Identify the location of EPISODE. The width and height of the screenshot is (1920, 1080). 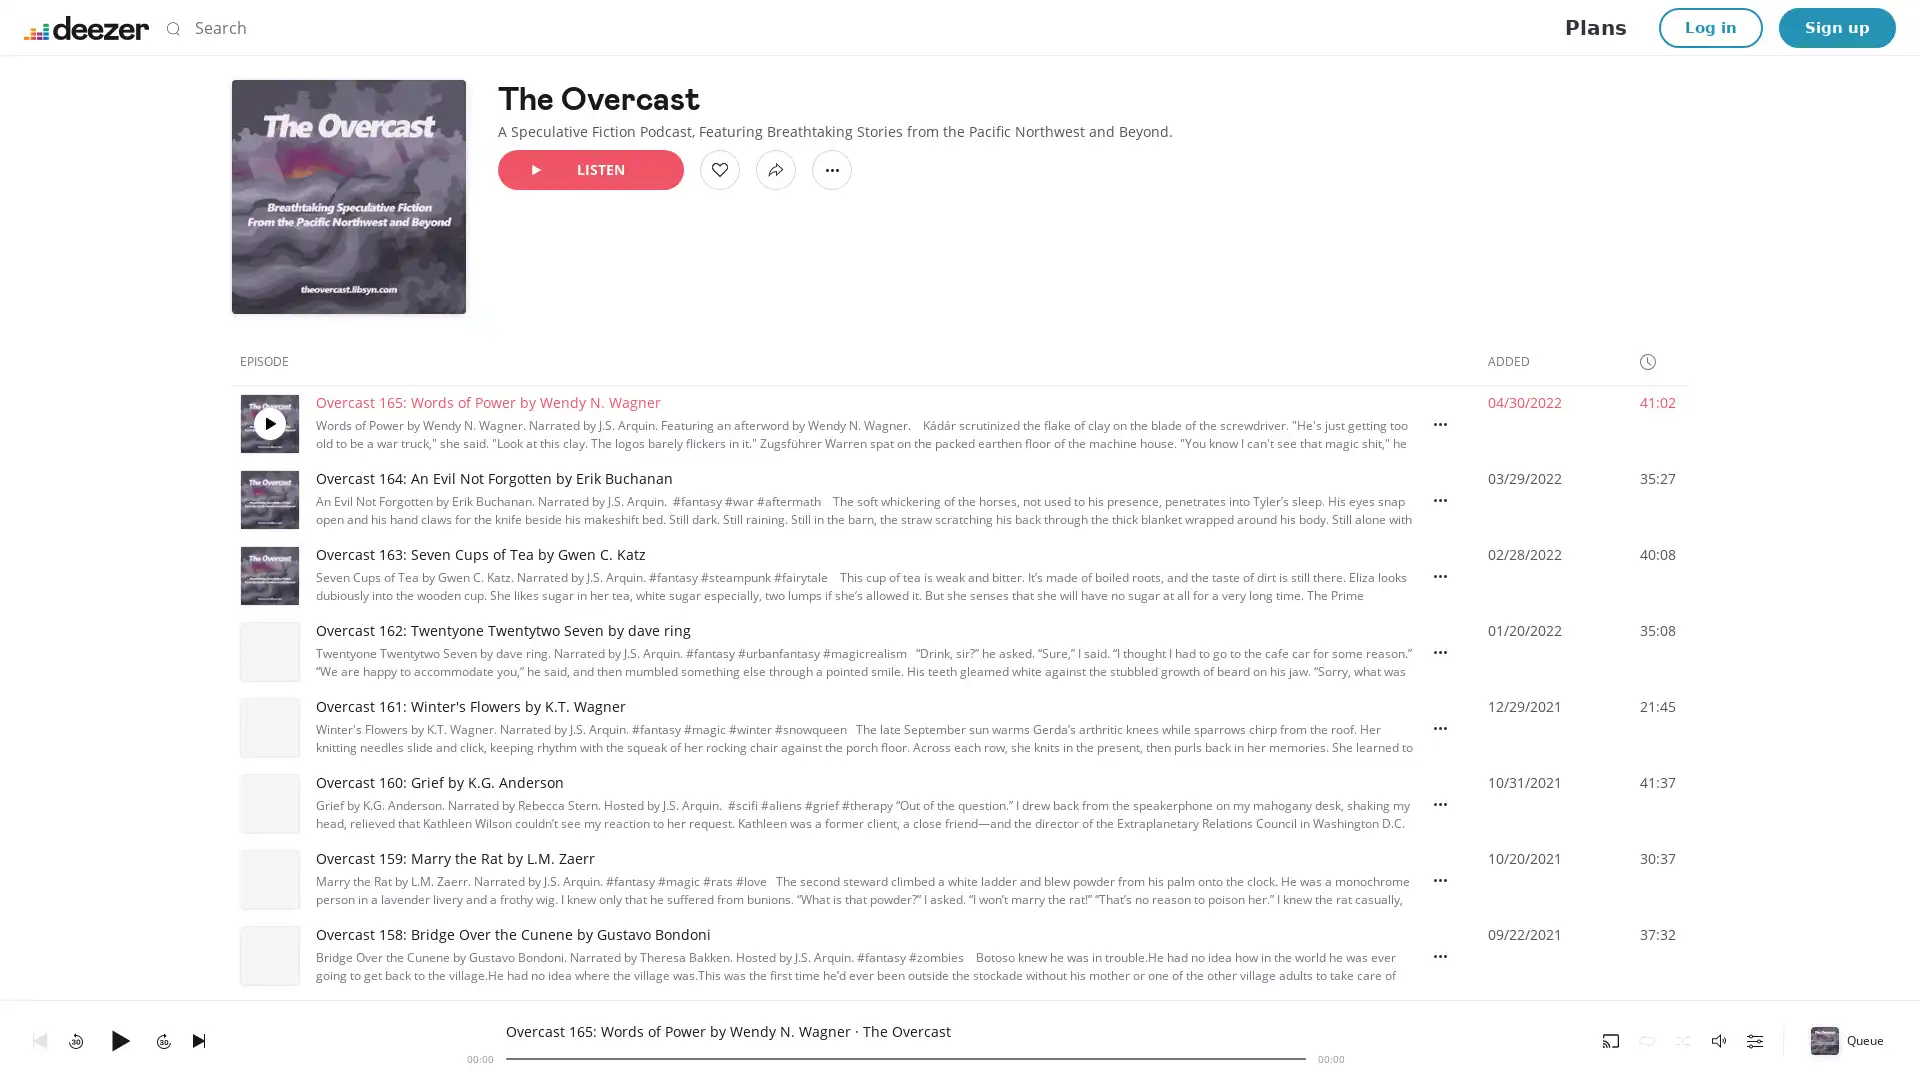
(272, 361).